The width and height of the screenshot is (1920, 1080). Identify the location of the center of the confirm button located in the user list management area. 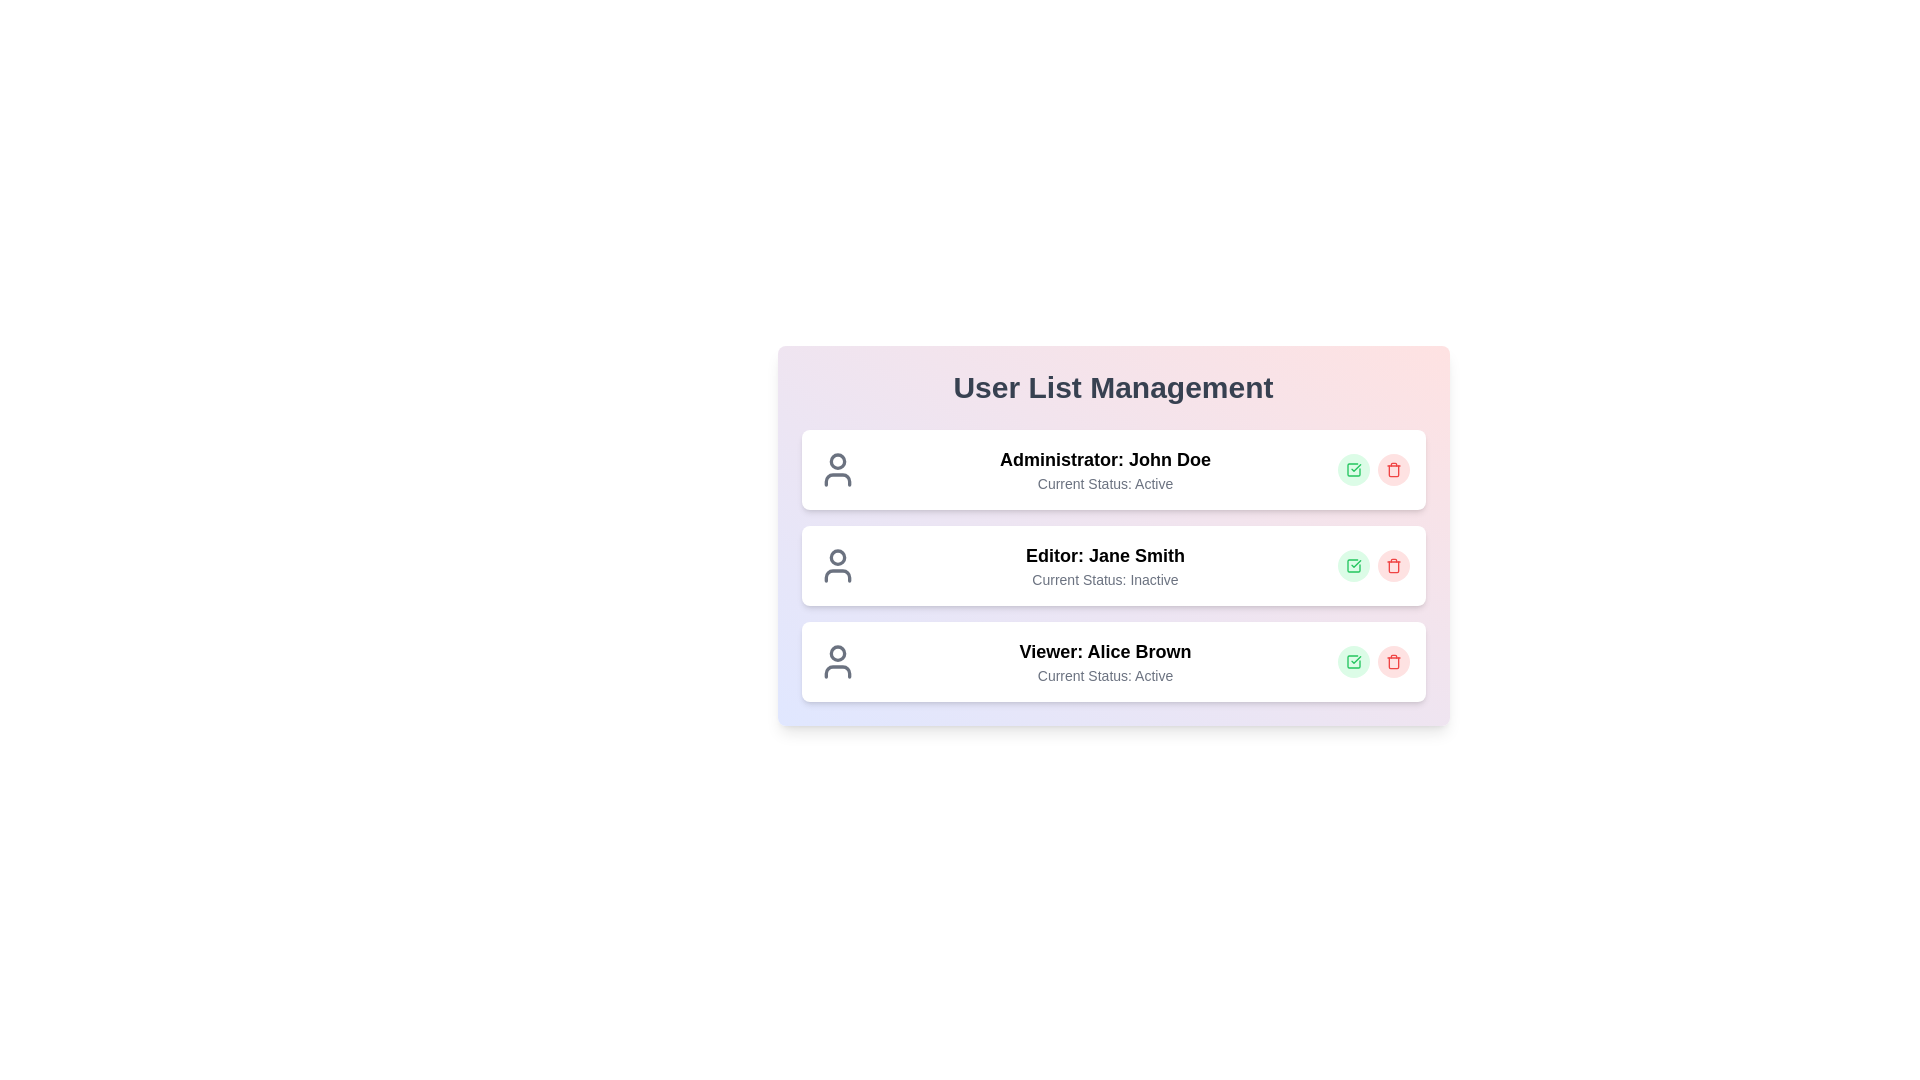
(1353, 566).